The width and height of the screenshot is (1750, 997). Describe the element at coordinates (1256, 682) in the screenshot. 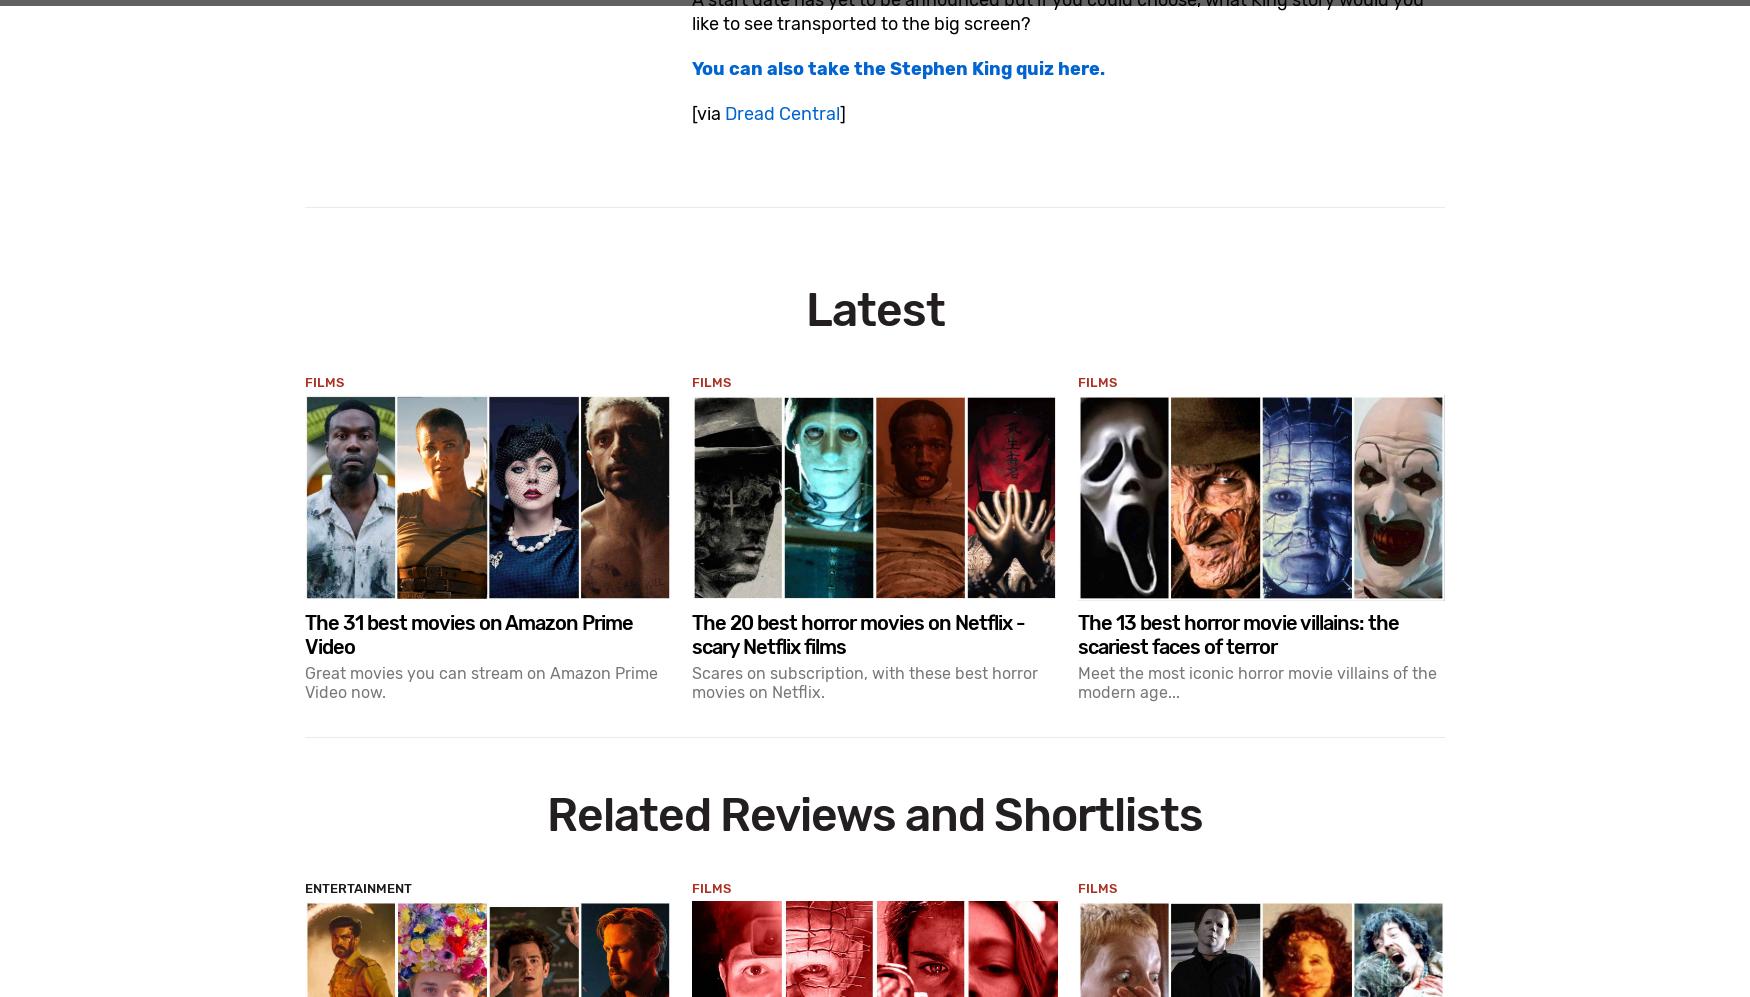

I see `'Meet the most iconic horror movie villains of the modern age...'` at that location.